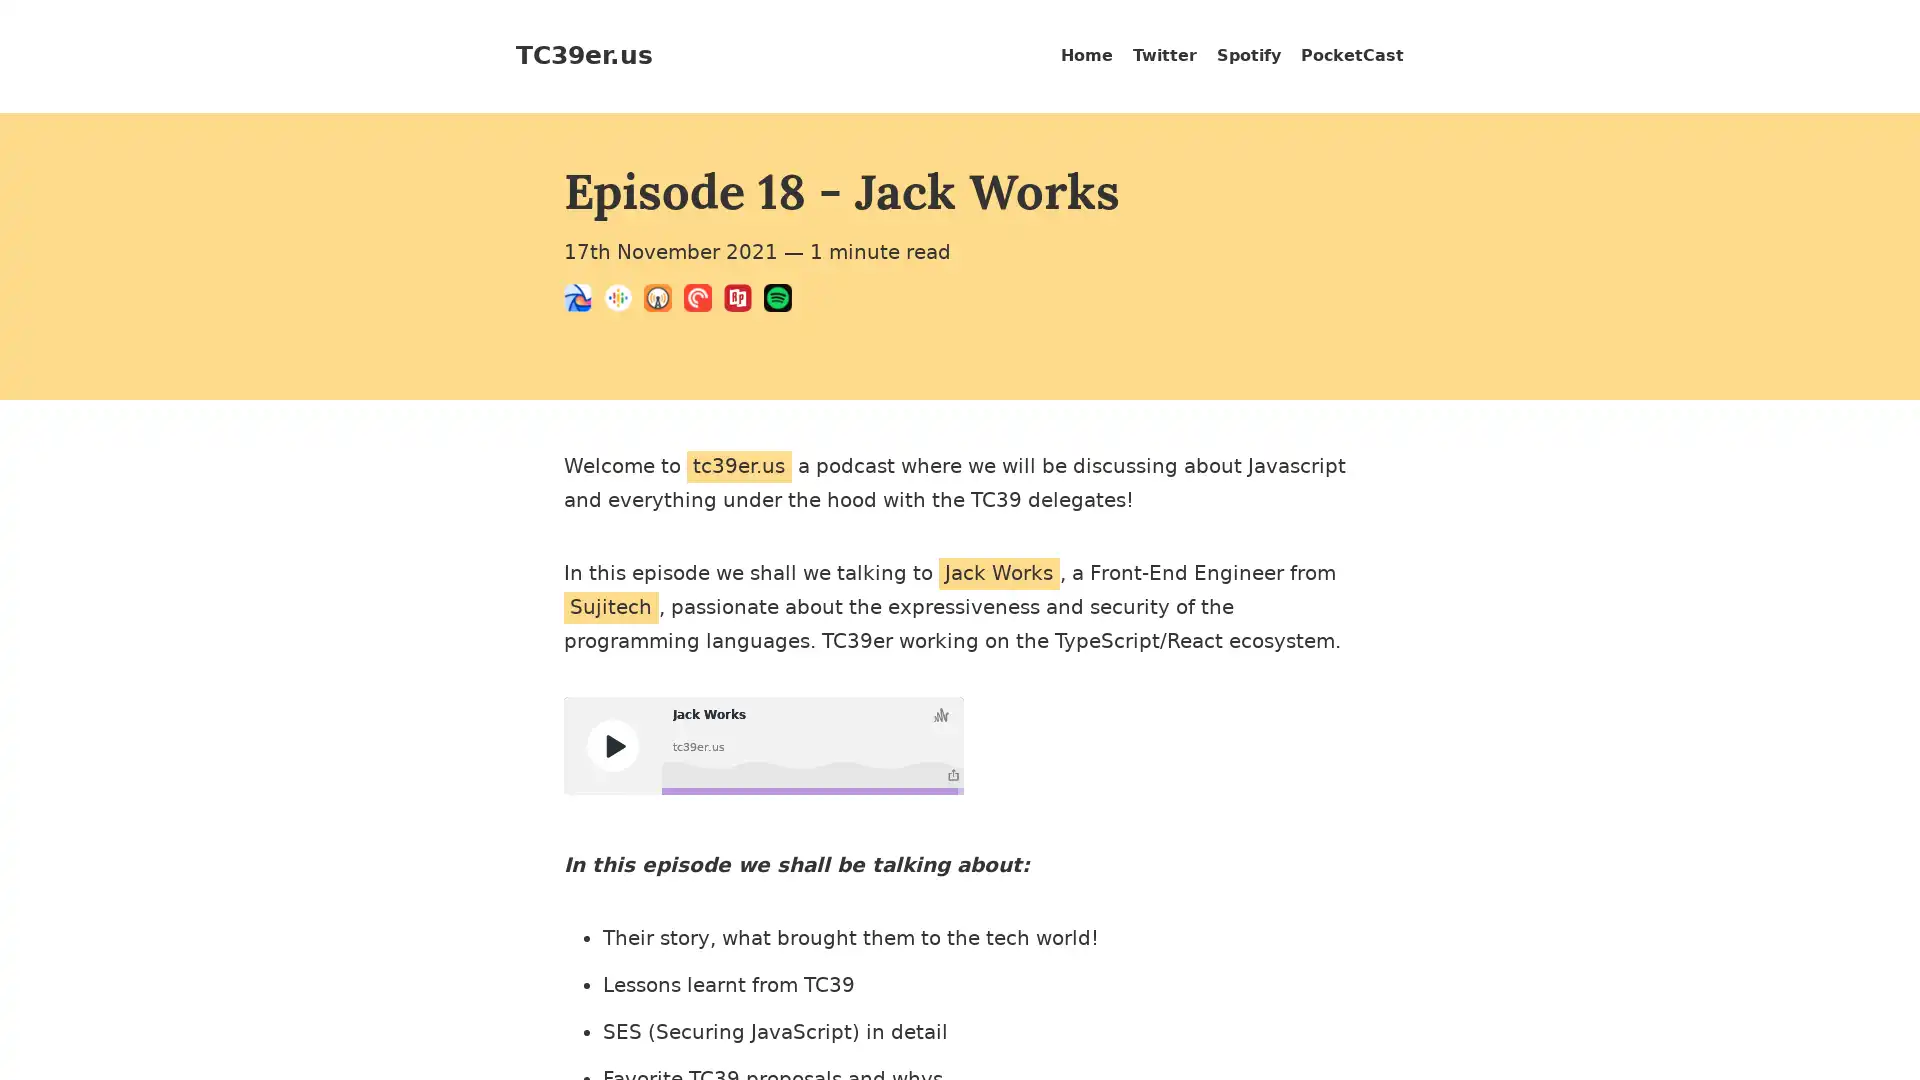 The image size is (1920, 1080). What do you see at coordinates (782, 301) in the screenshot?
I see `Spotify Logo` at bounding box center [782, 301].